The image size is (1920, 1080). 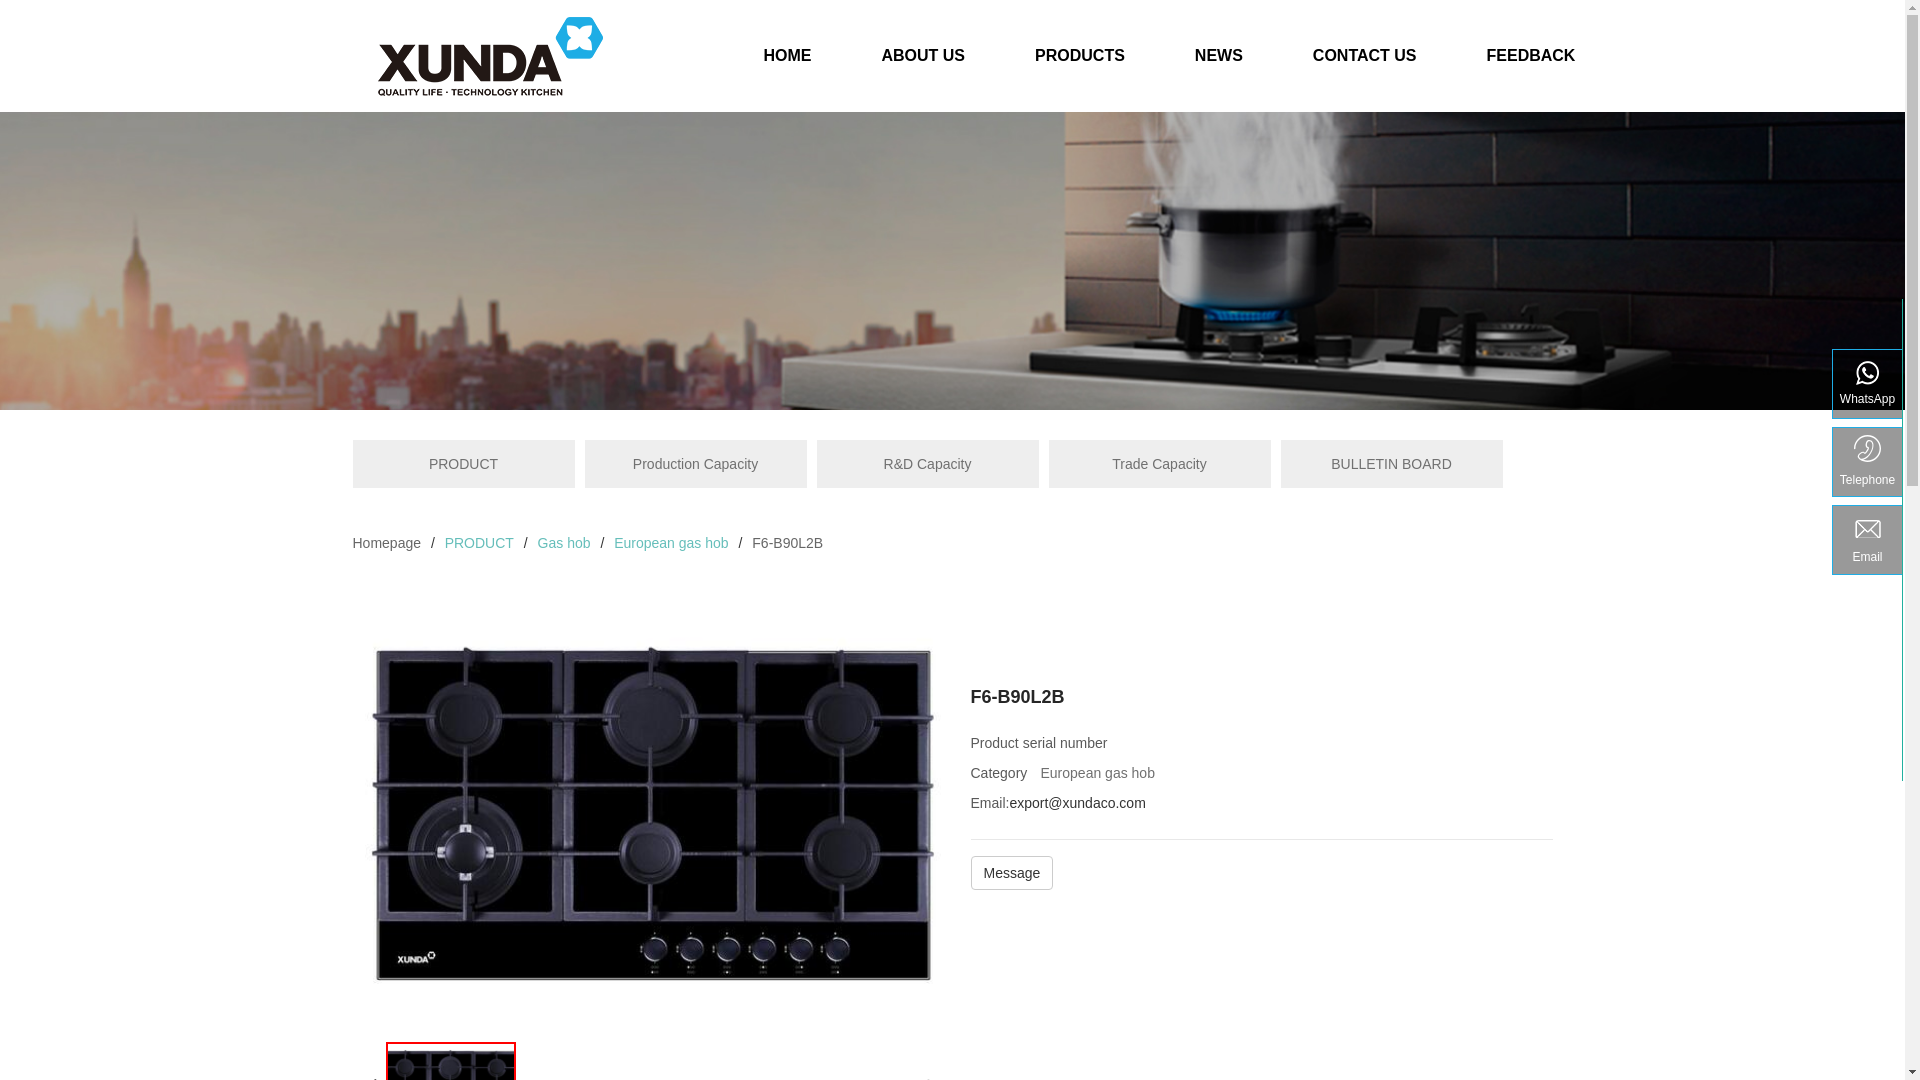 I want to click on 'CONTACT US', so click(x=1363, y=63).